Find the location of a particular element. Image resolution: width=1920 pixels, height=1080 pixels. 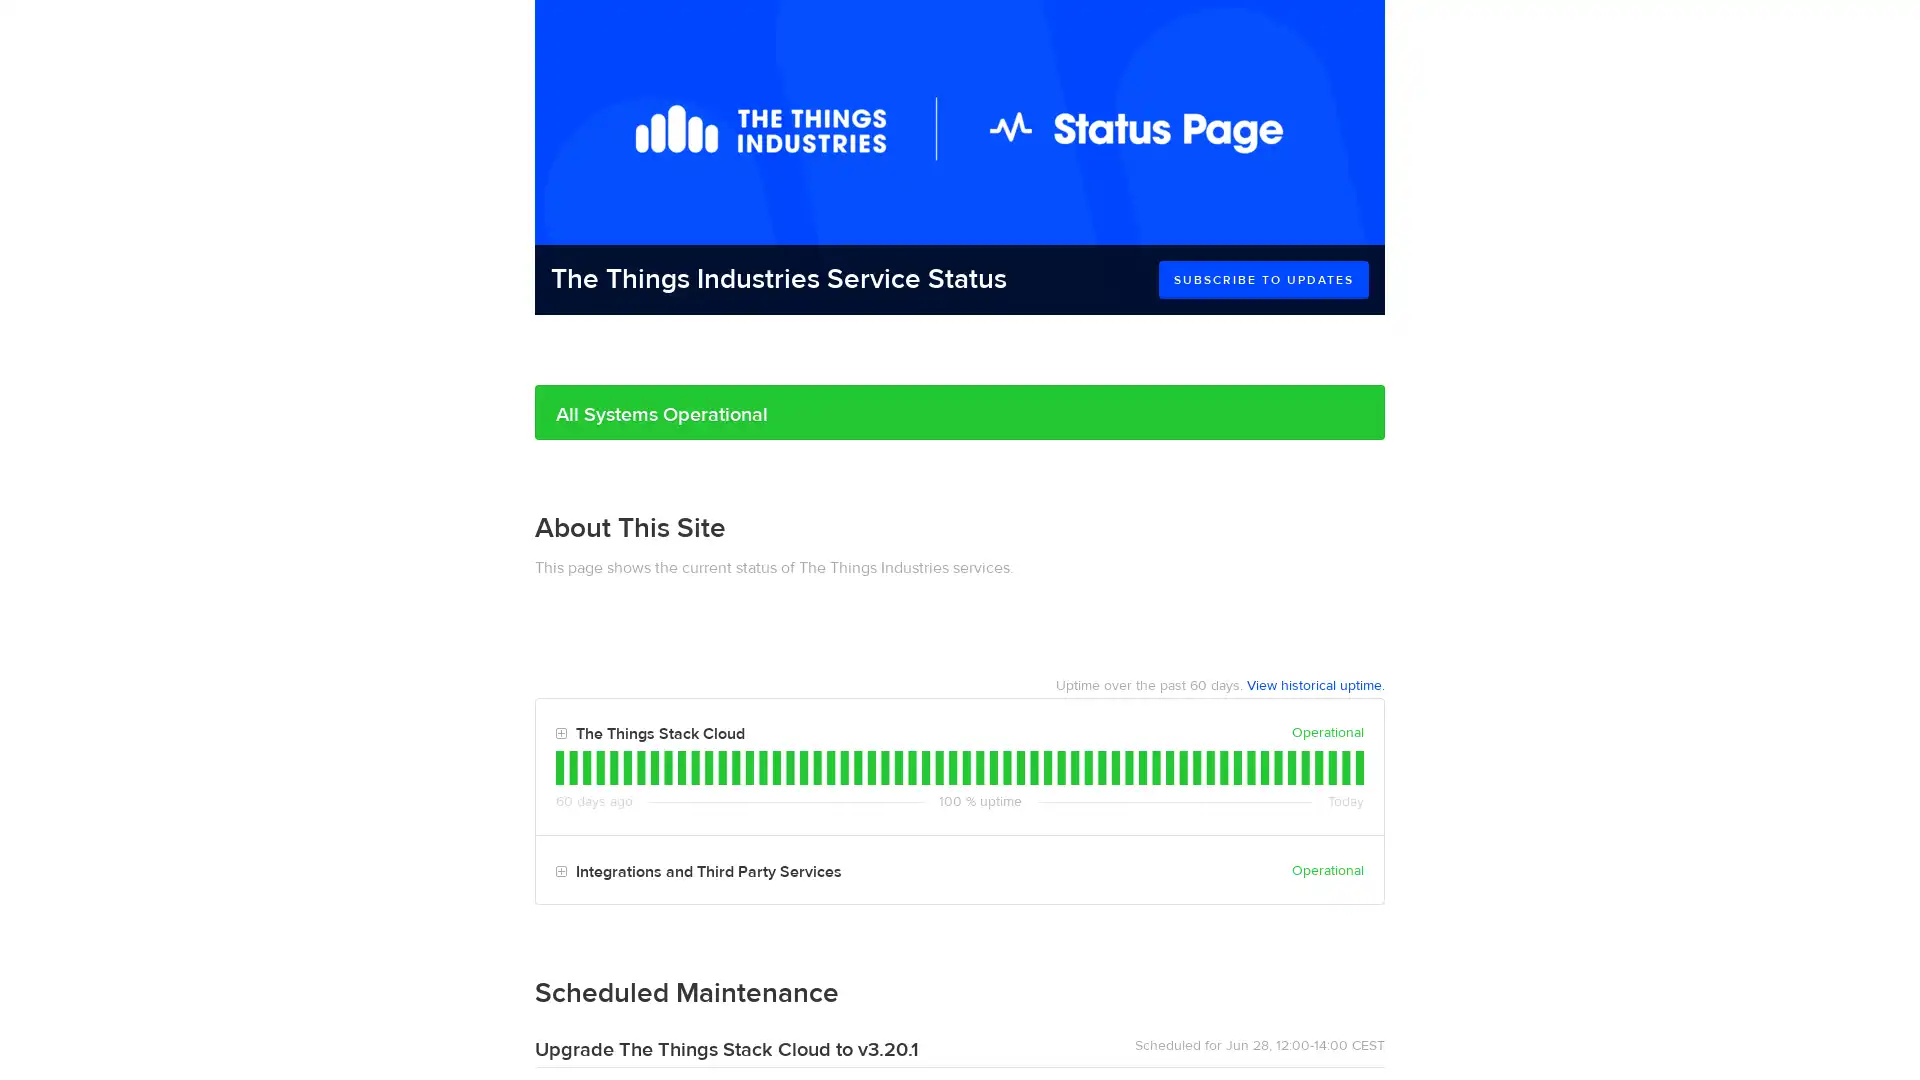

Toggle Integrations and Third Party Services is located at coordinates (560, 870).